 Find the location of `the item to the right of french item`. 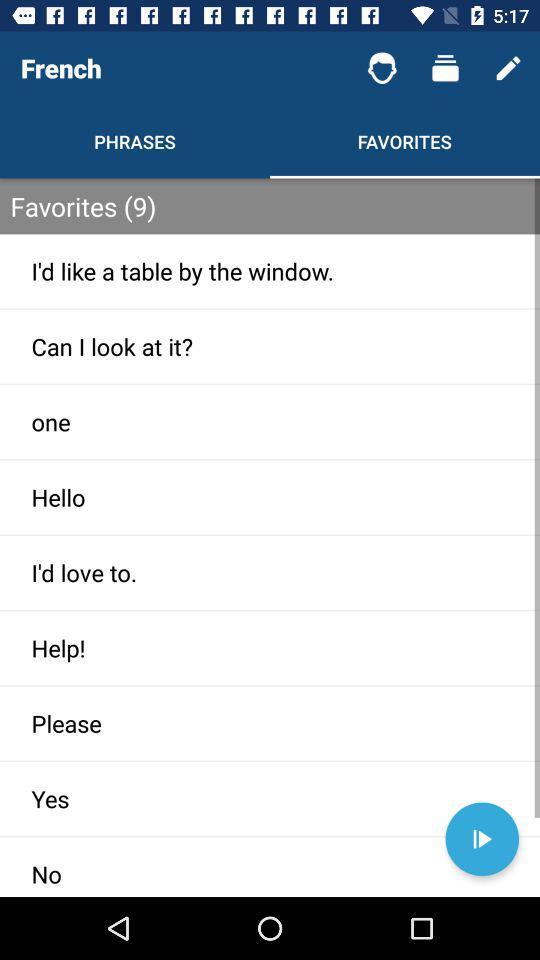

the item to the right of french item is located at coordinates (382, 68).